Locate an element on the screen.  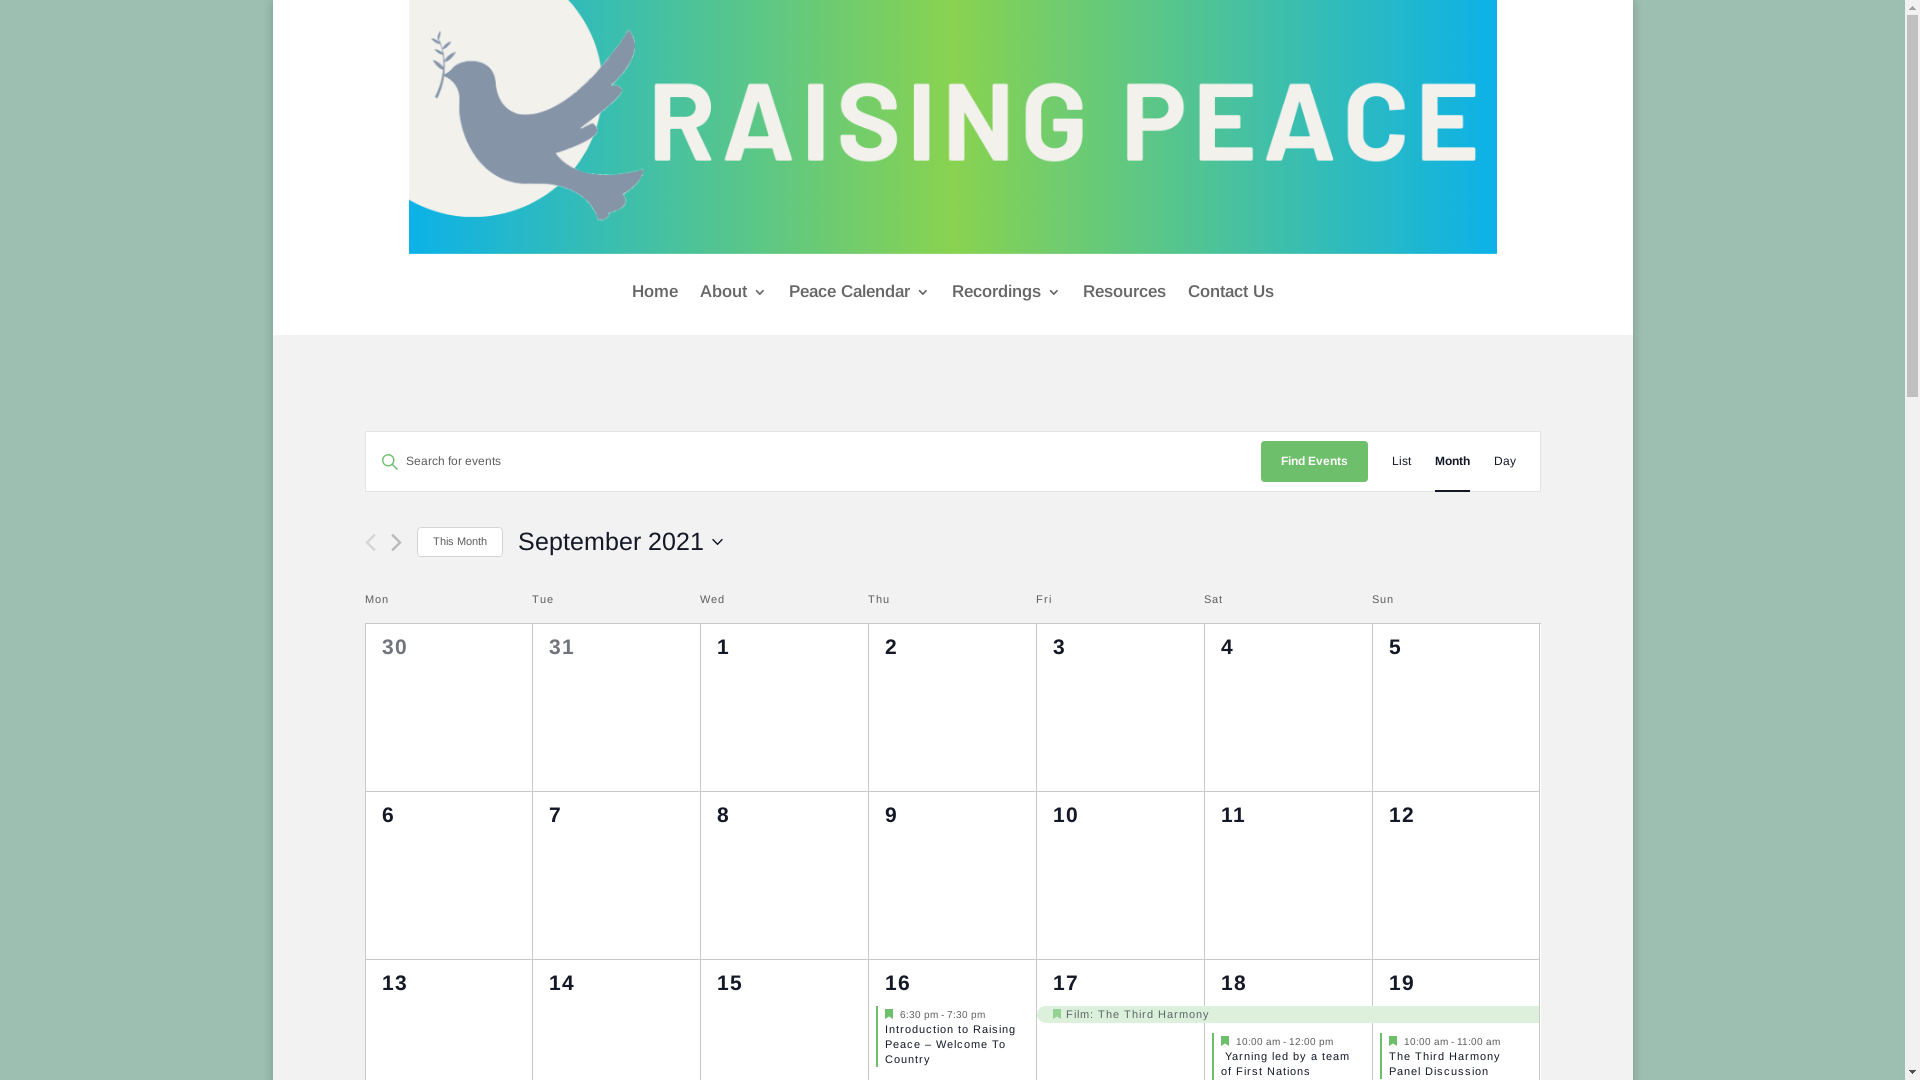
'About' is located at coordinates (700, 292).